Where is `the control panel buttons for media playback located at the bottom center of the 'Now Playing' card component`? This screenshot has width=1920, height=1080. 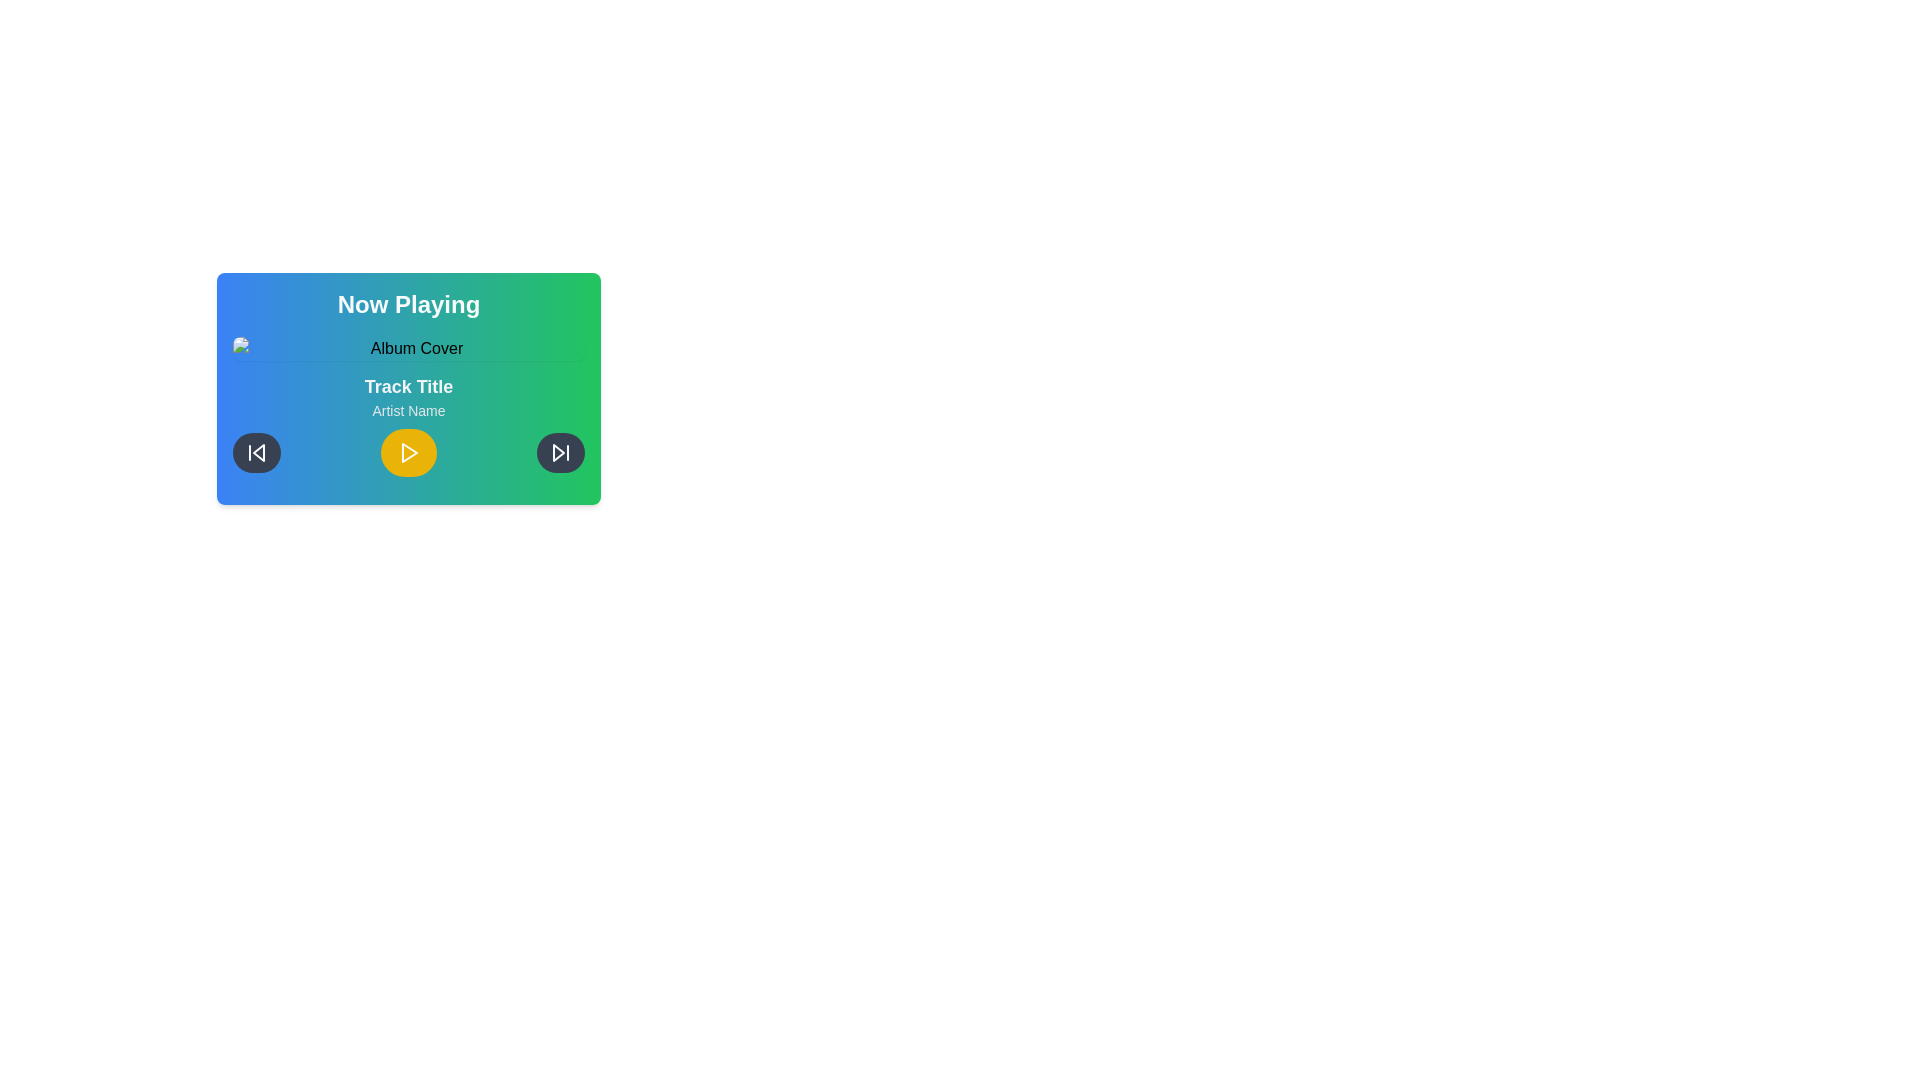 the control panel buttons for media playback located at the bottom center of the 'Now Playing' card component is located at coordinates (407, 452).